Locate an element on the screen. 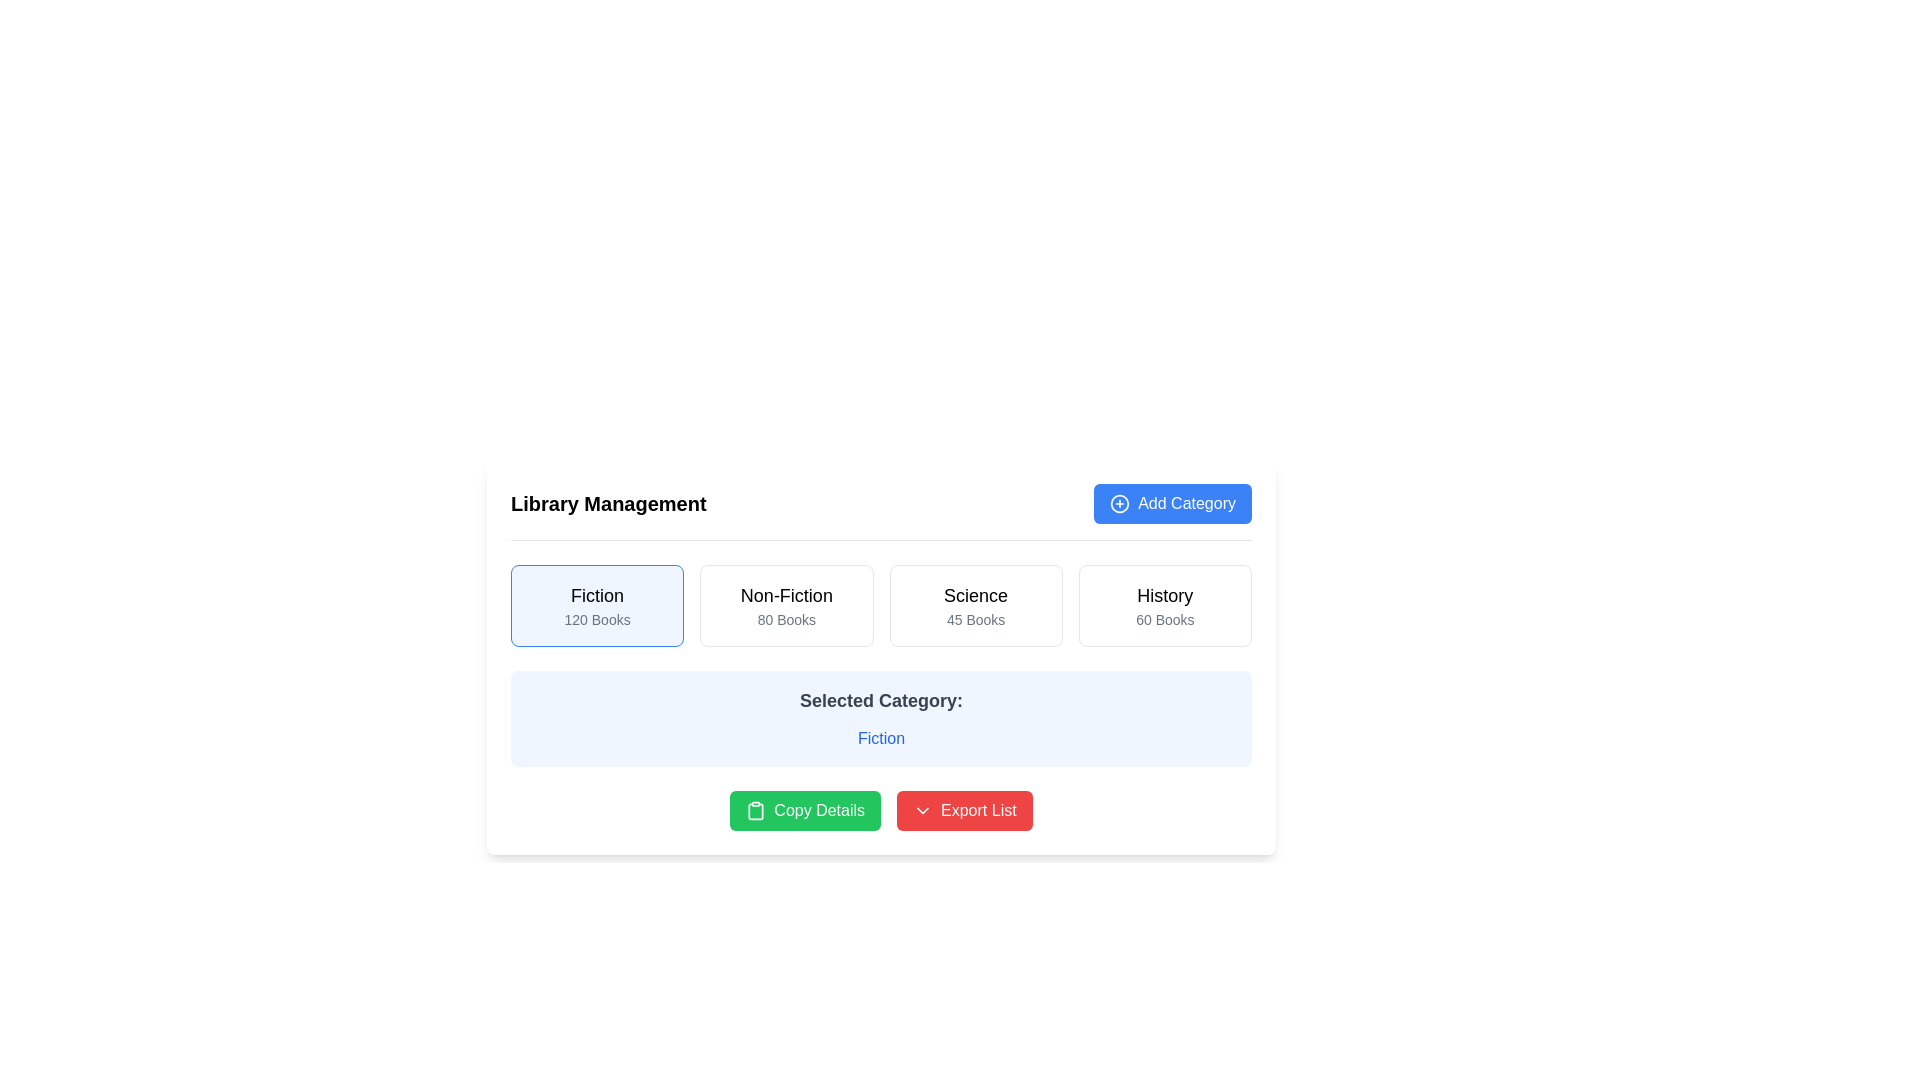 The width and height of the screenshot is (1920, 1080). information displayed in the Informational panel that shows the currently selected category, including the title and the category name 'Fiction' is located at coordinates (880, 717).